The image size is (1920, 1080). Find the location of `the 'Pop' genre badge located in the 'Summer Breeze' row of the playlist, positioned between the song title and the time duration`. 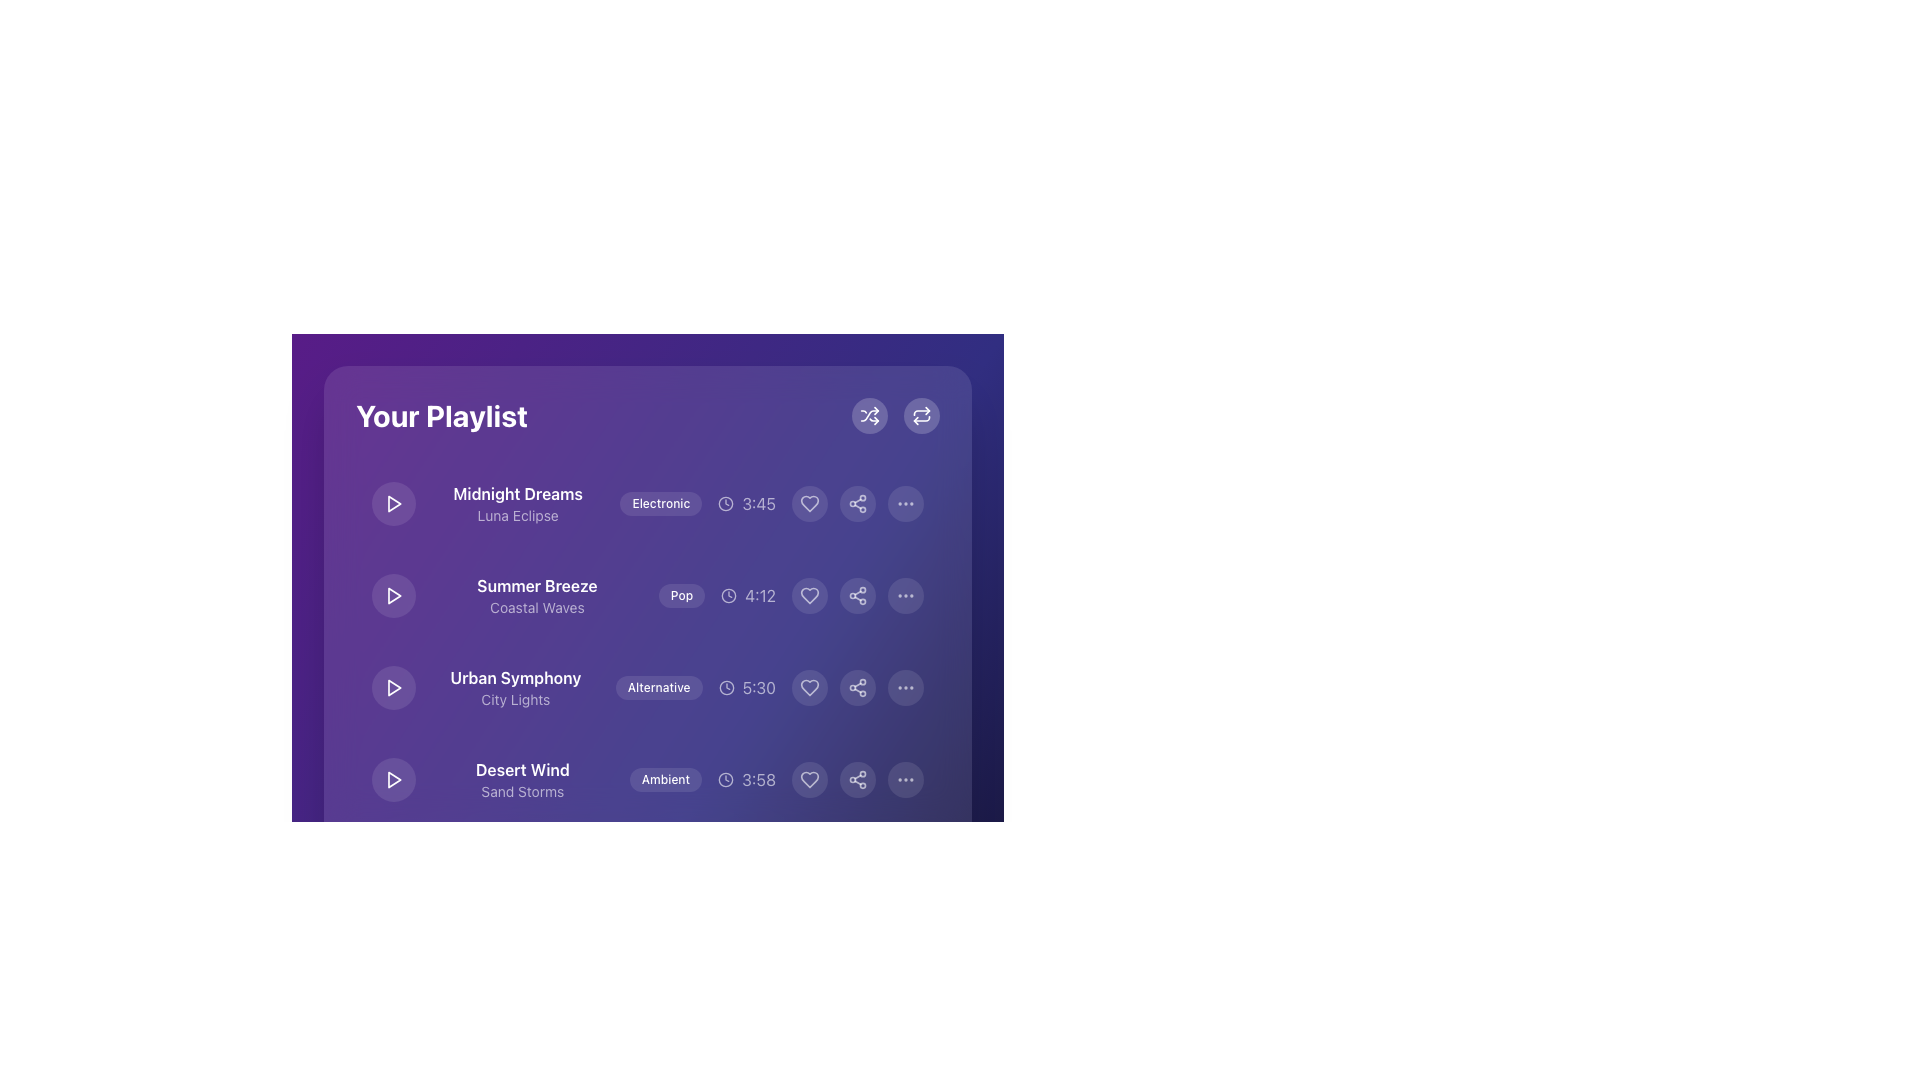

the 'Pop' genre badge located in the 'Summer Breeze' row of the playlist, positioned between the song title and the time duration is located at coordinates (681, 595).